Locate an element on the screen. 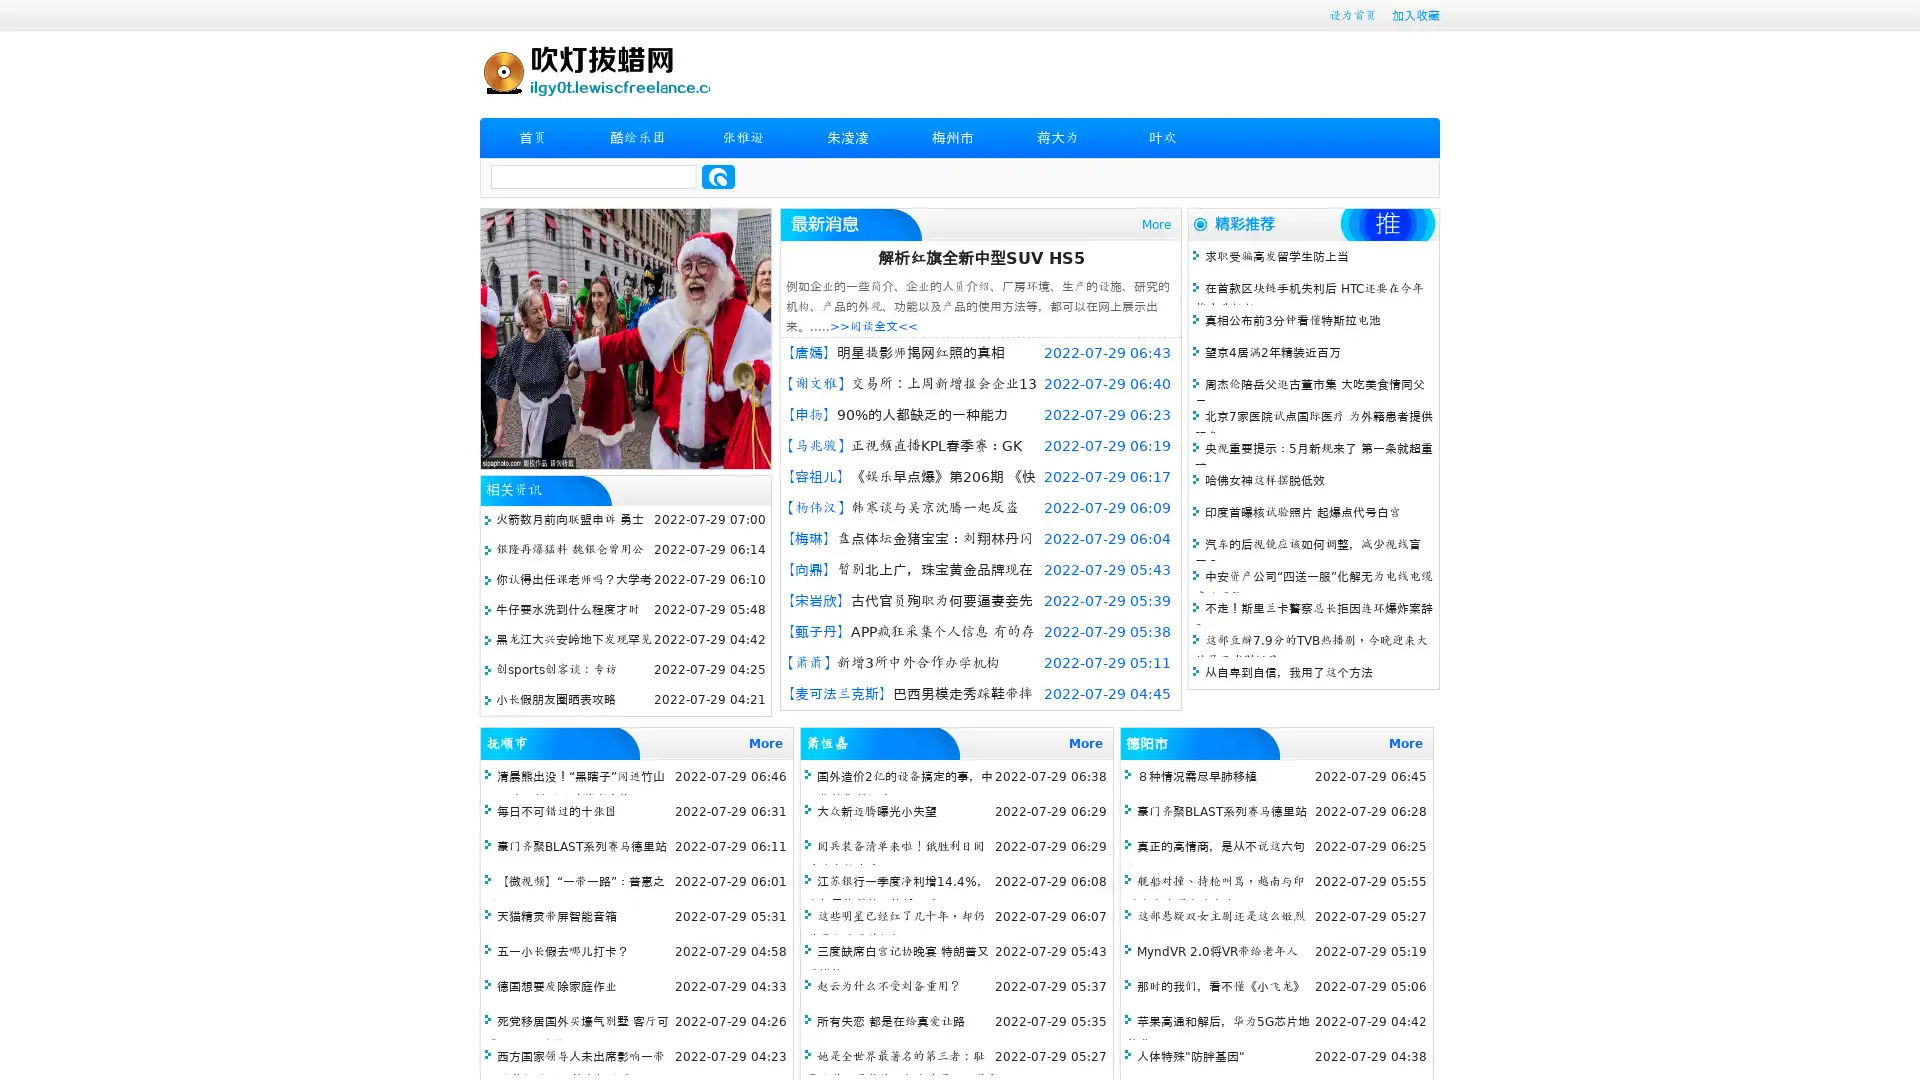  Search is located at coordinates (718, 176).